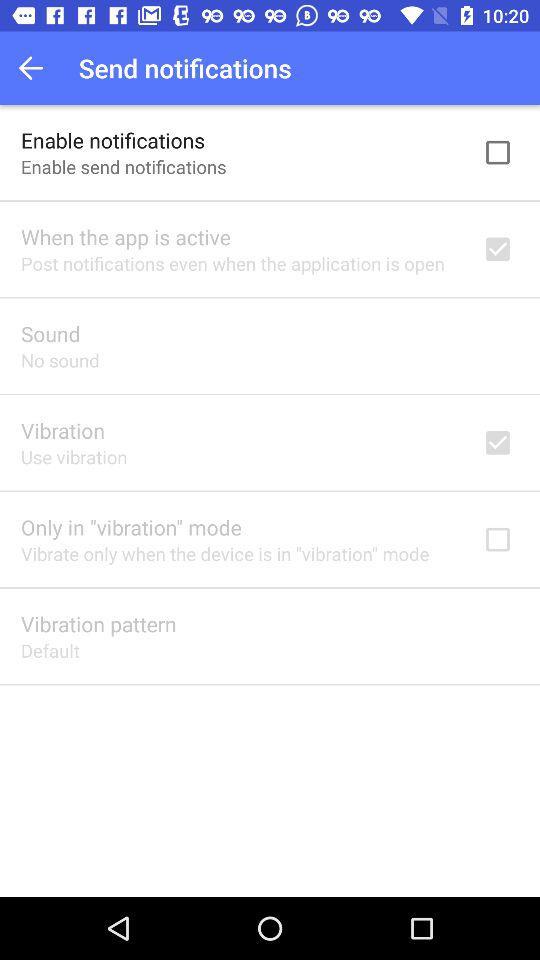  What do you see at coordinates (73, 457) in the screenshot?
I see `icon above only in vibration` at bounding box center [73, 457].